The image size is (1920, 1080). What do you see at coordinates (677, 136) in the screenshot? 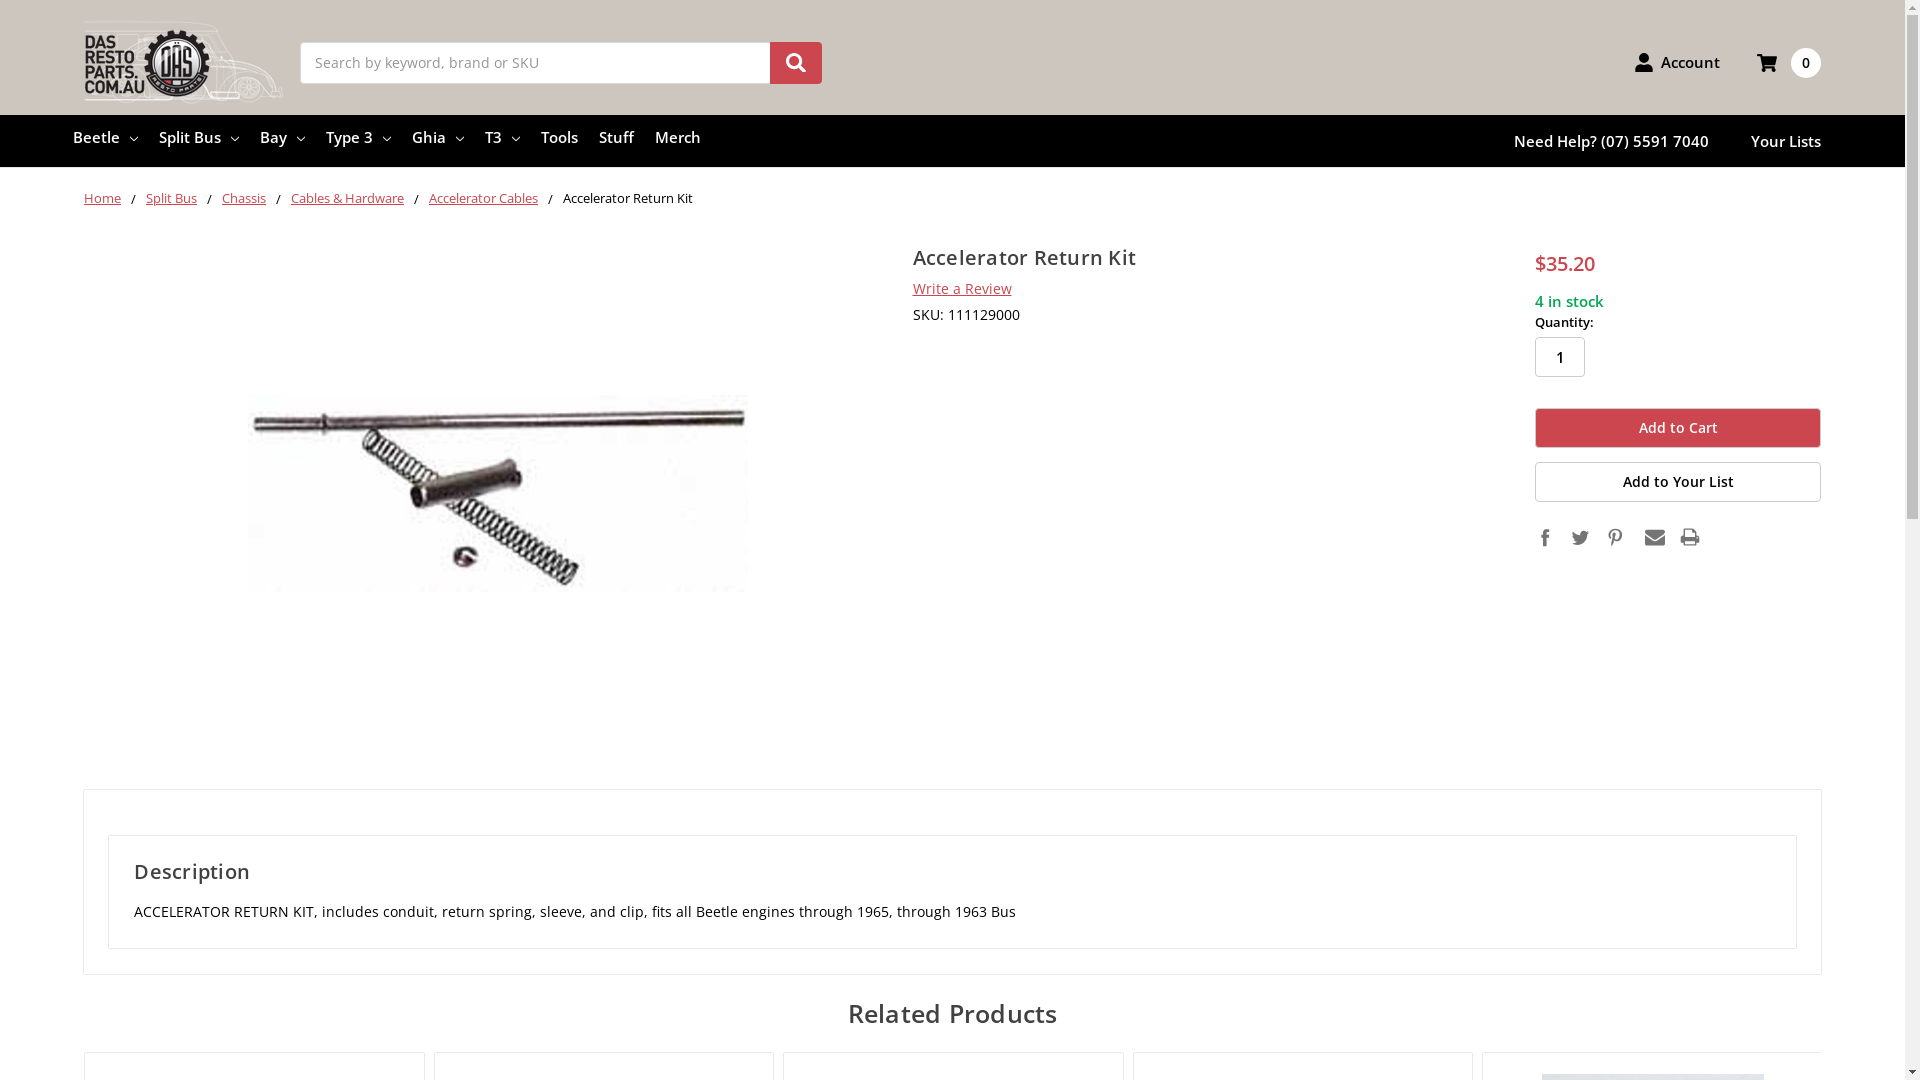
I see `'Merch'` at bounding box center [677, 136].